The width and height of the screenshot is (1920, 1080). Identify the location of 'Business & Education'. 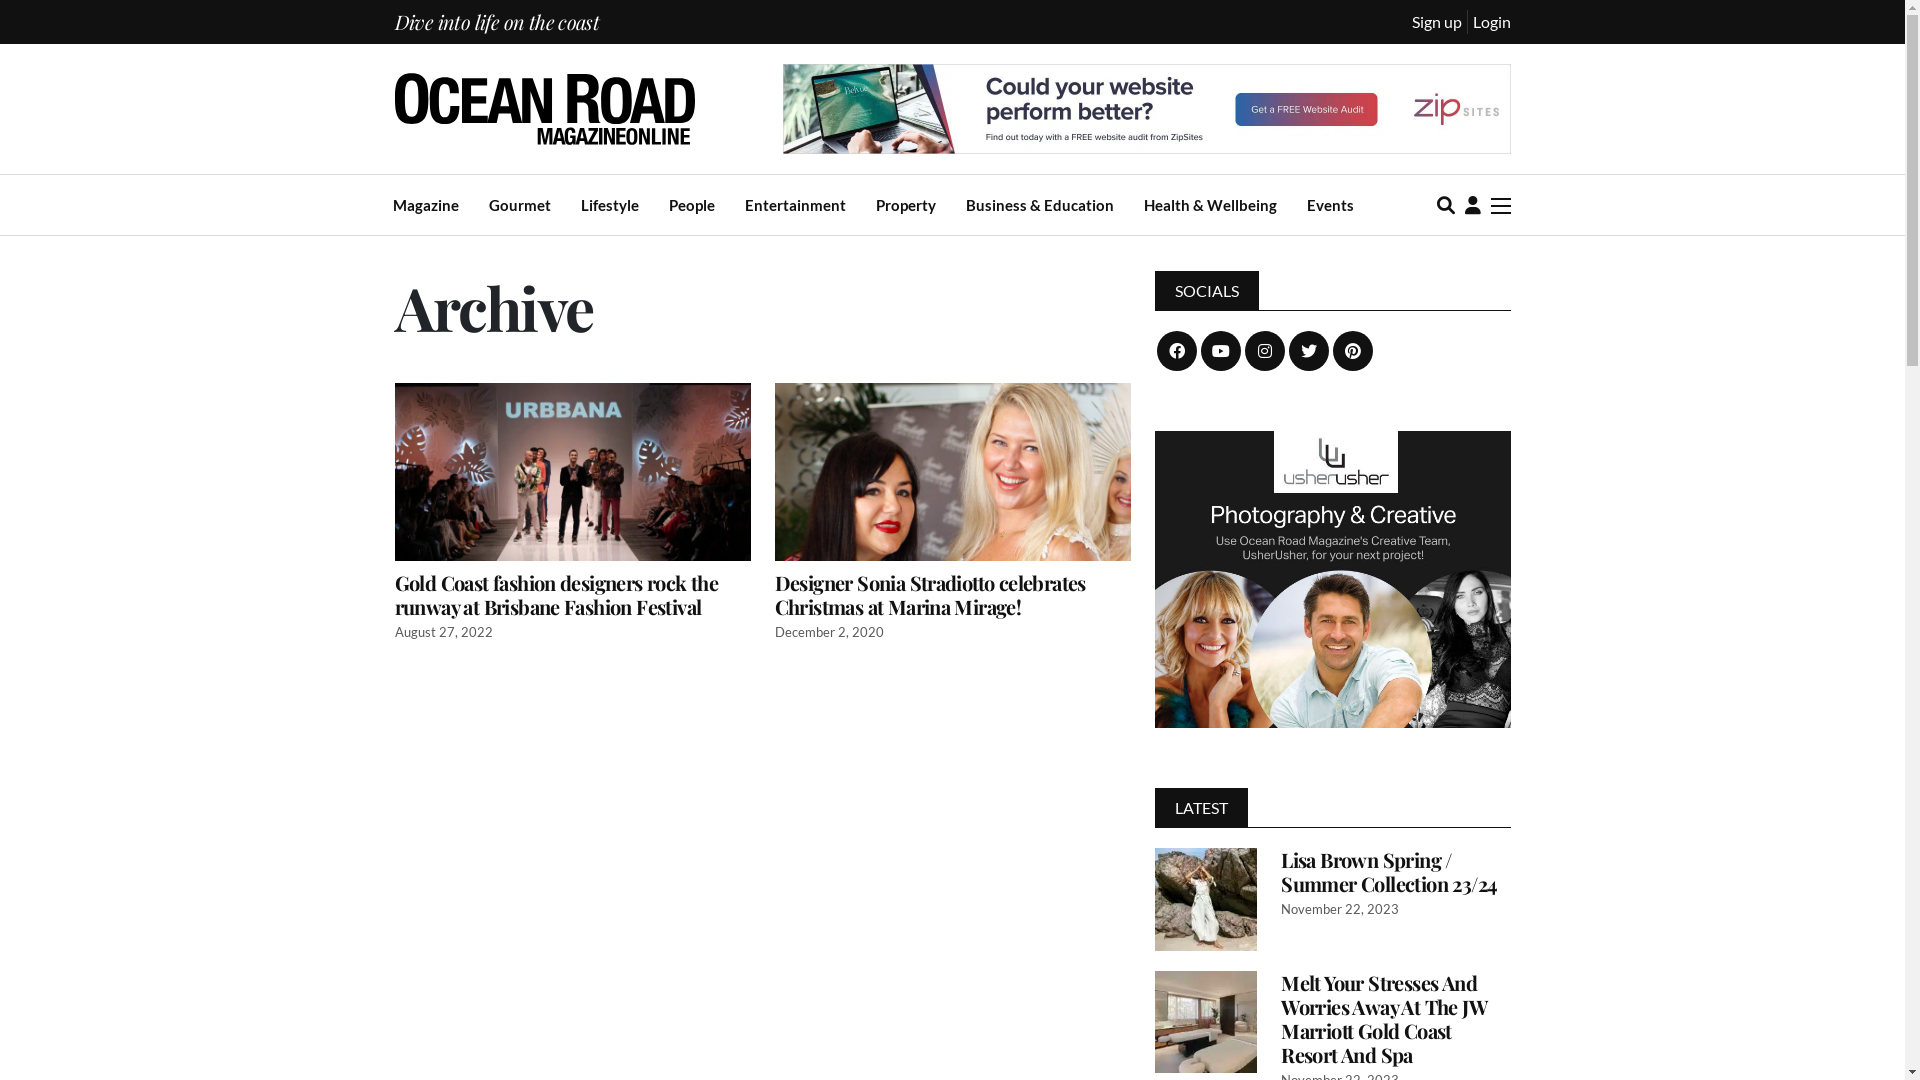
(1040, 205).